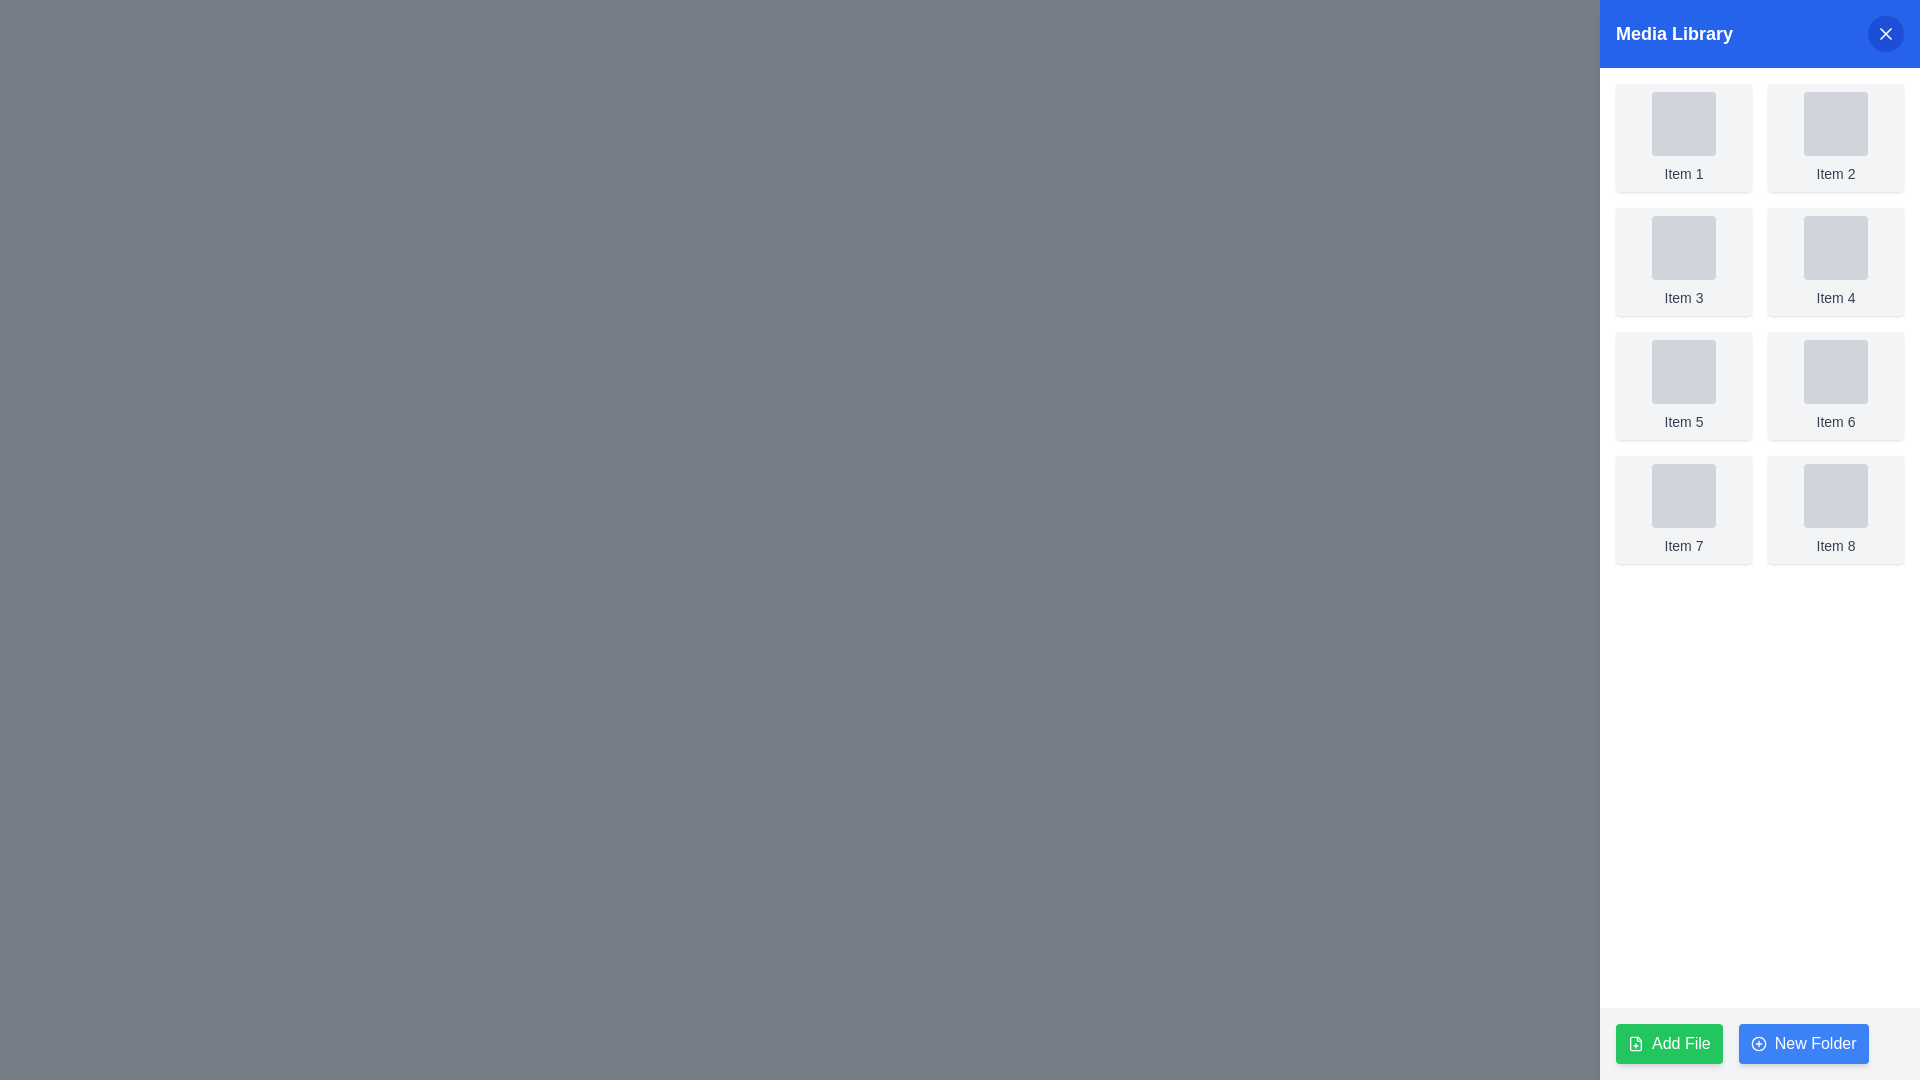 Image resolution: width=1920 pixels, height=1080 pixels. Describe the element at coordinates (1757, 1043) in the screenshot. I see `the outer circular border of the 'circle-plus' icon, which is adjacent to the 'New Folder' button, as it is part of an interactive area` at that location.